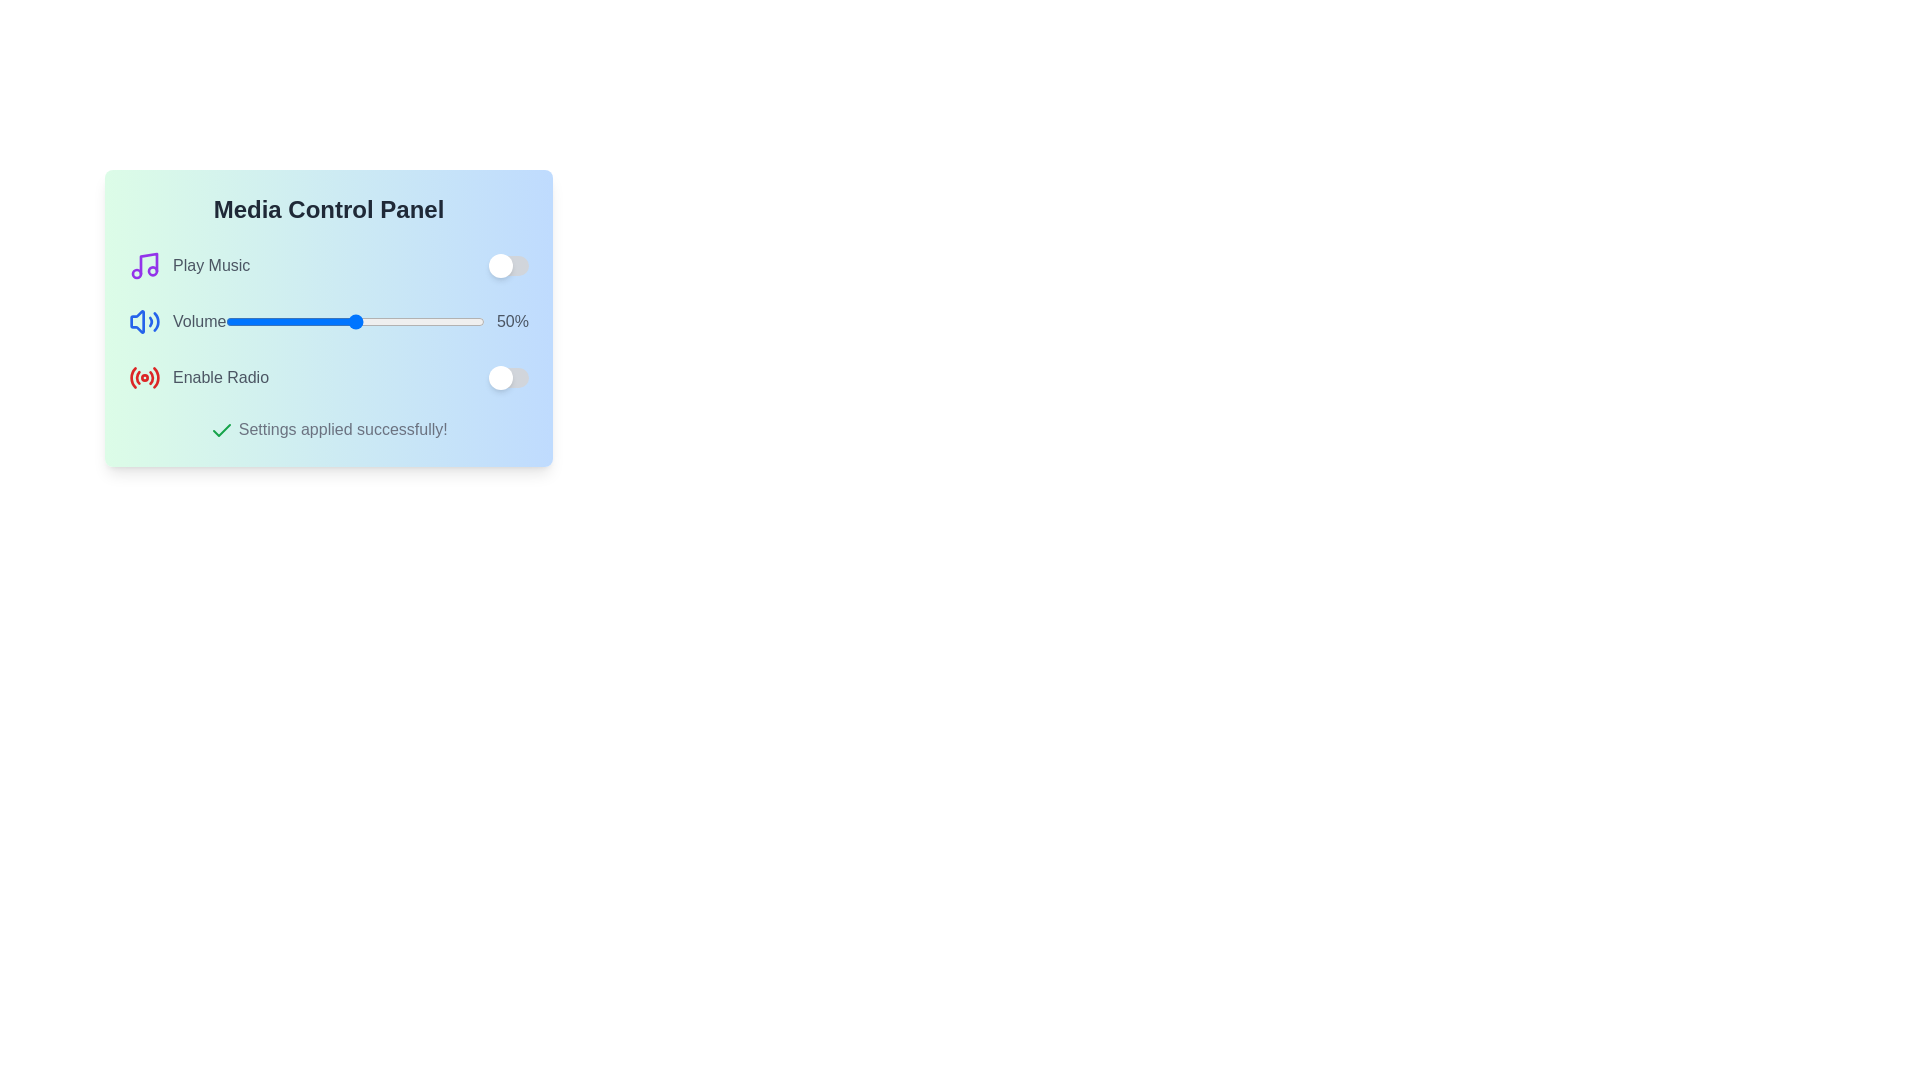  What do you see at coordinates (500, 378) in the screenshot?
I see `the toggle knob located at the leftmost point of the toggle switch track in the 'Enable Radio' section of the Media Control Panel` at bounding box center [500, 378].